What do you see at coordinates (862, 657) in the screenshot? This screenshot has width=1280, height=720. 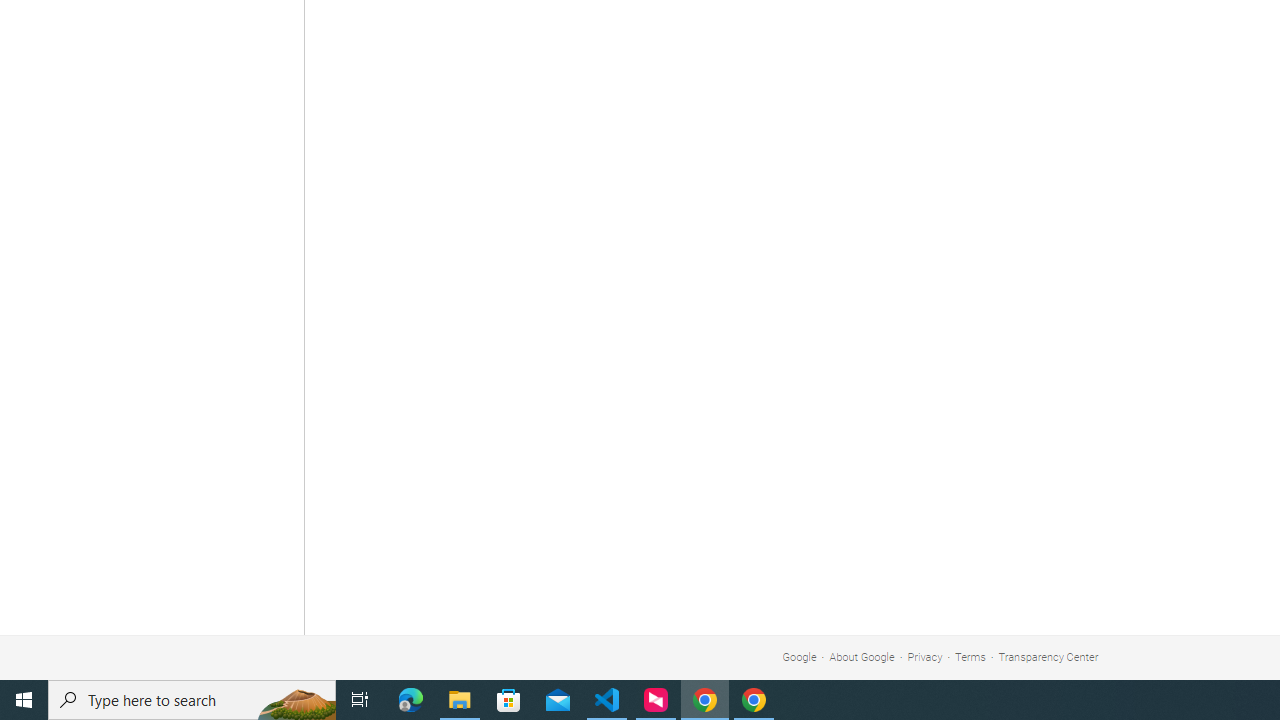 I see `'About Google'` at bounding box center [862, 657].